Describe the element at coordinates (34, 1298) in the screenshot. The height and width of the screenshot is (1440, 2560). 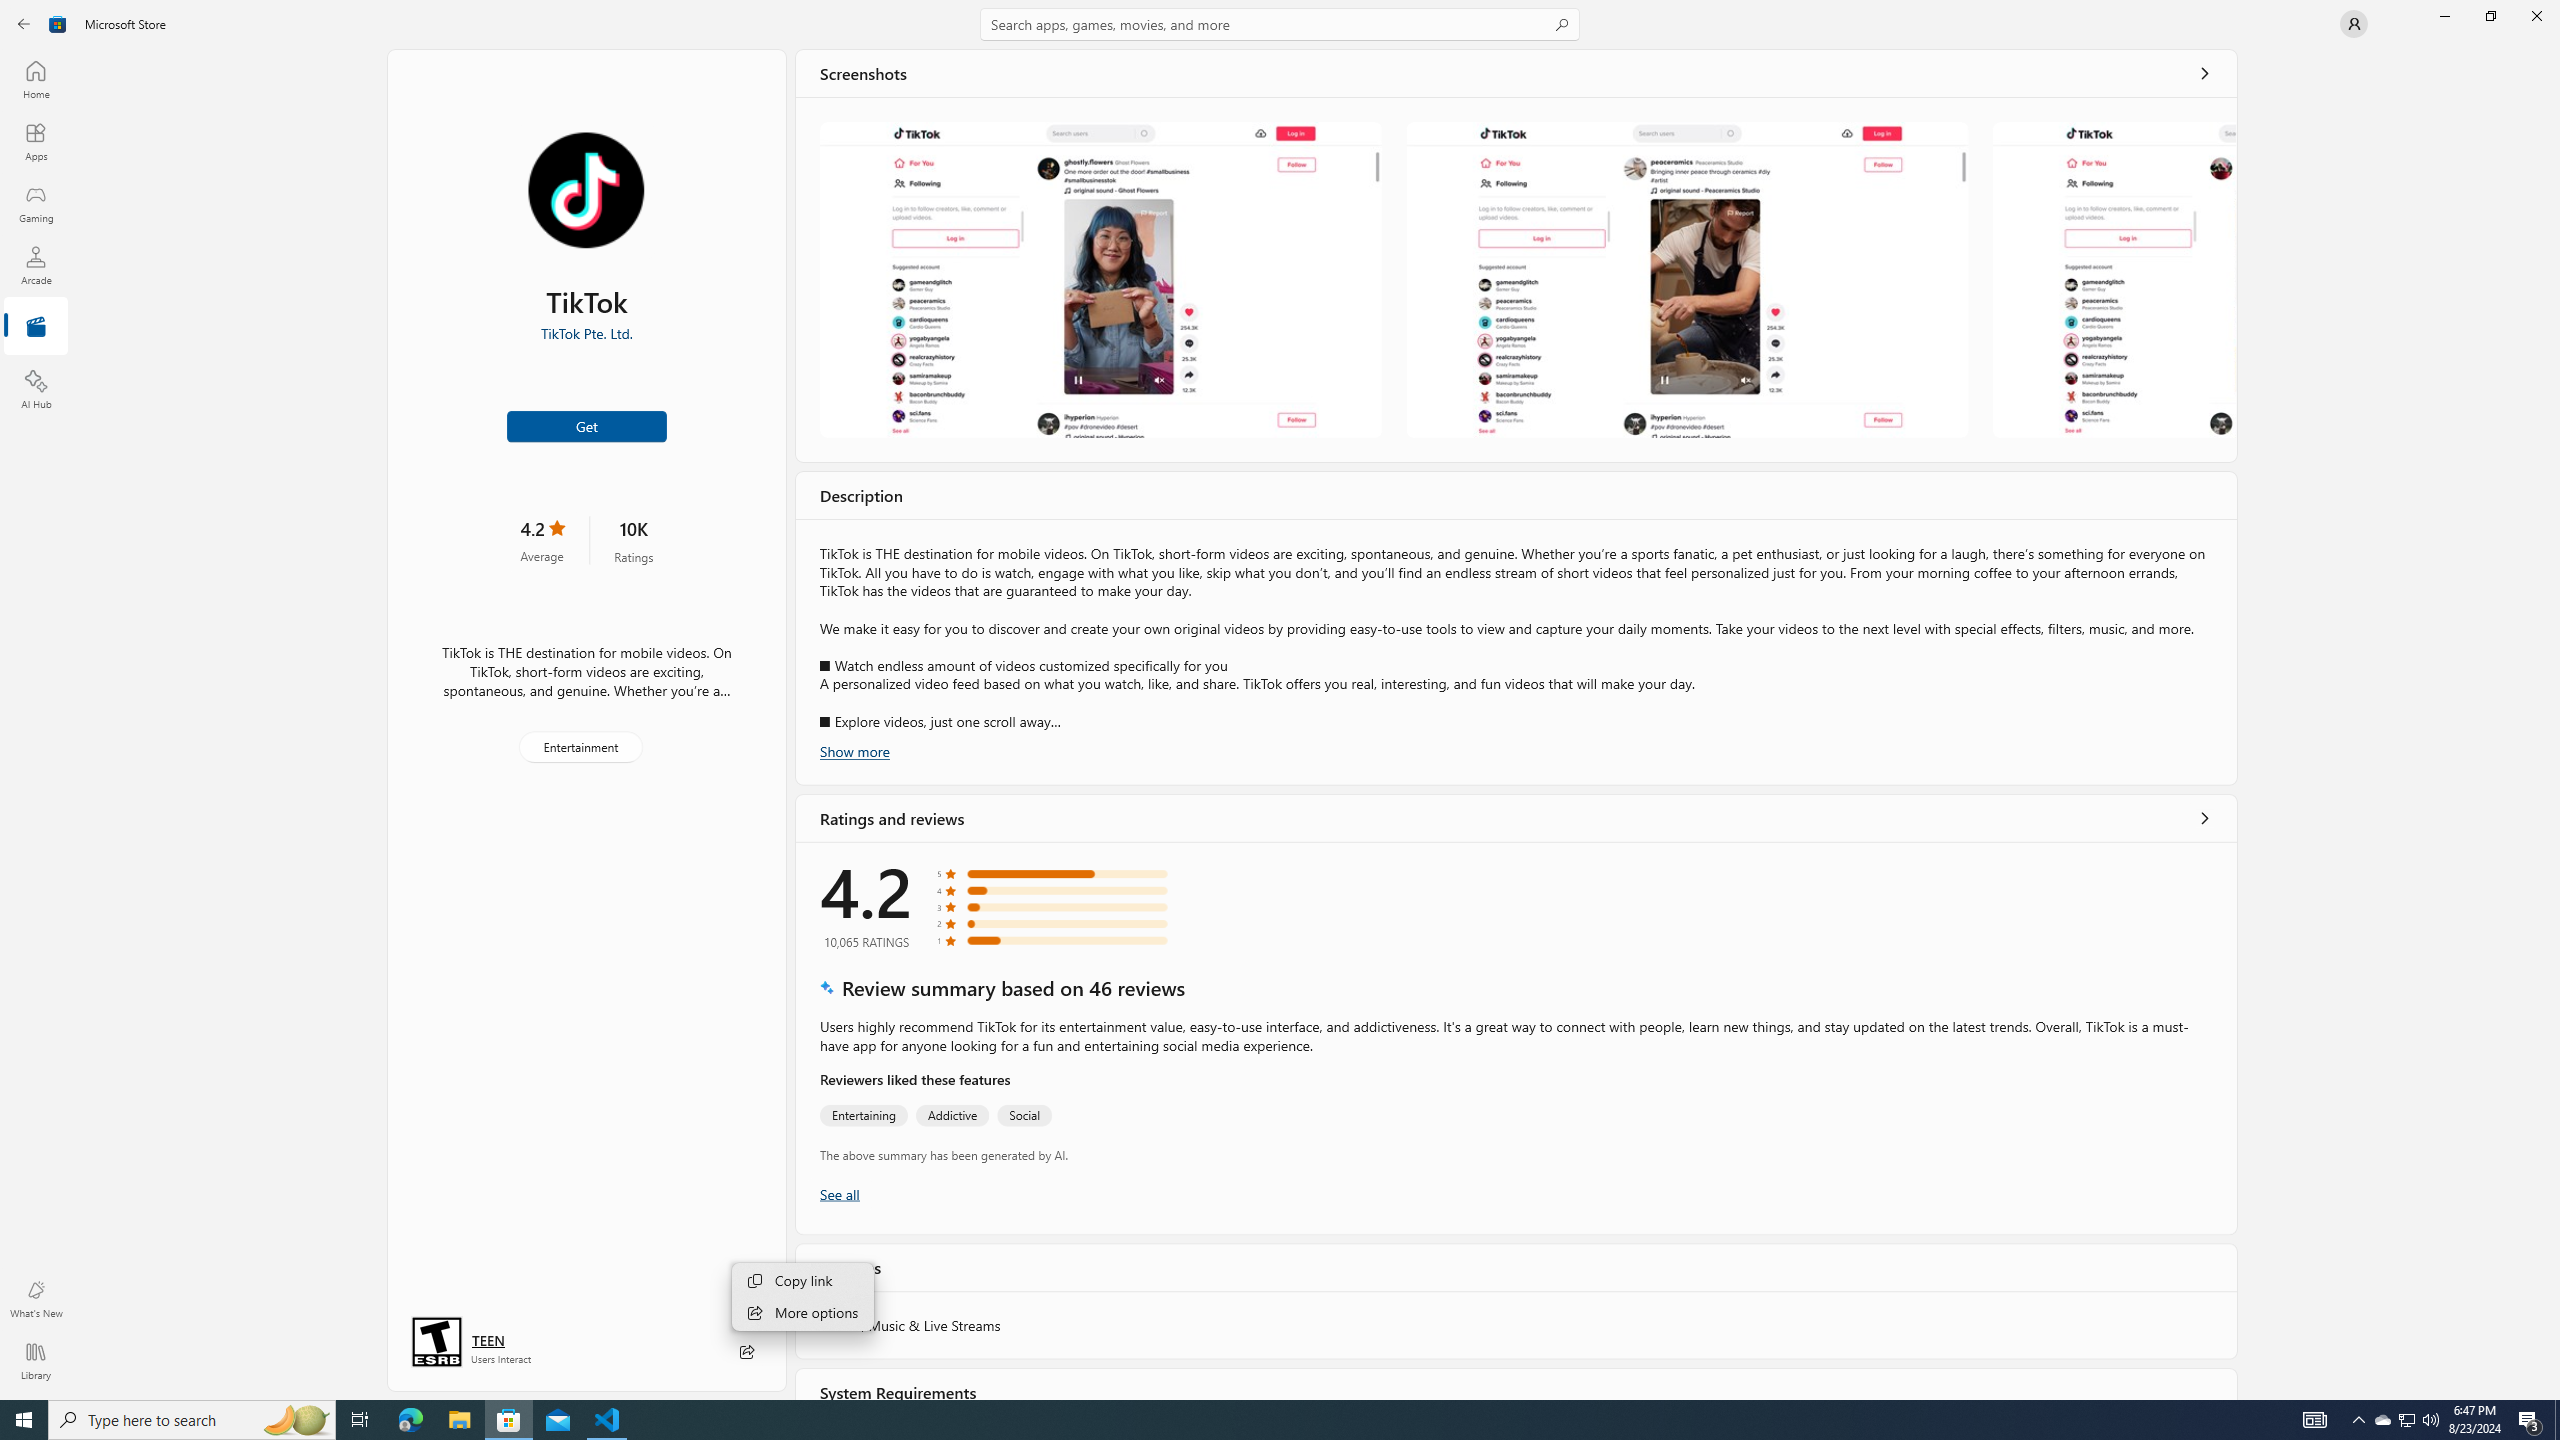
I see `'What'` at that location.